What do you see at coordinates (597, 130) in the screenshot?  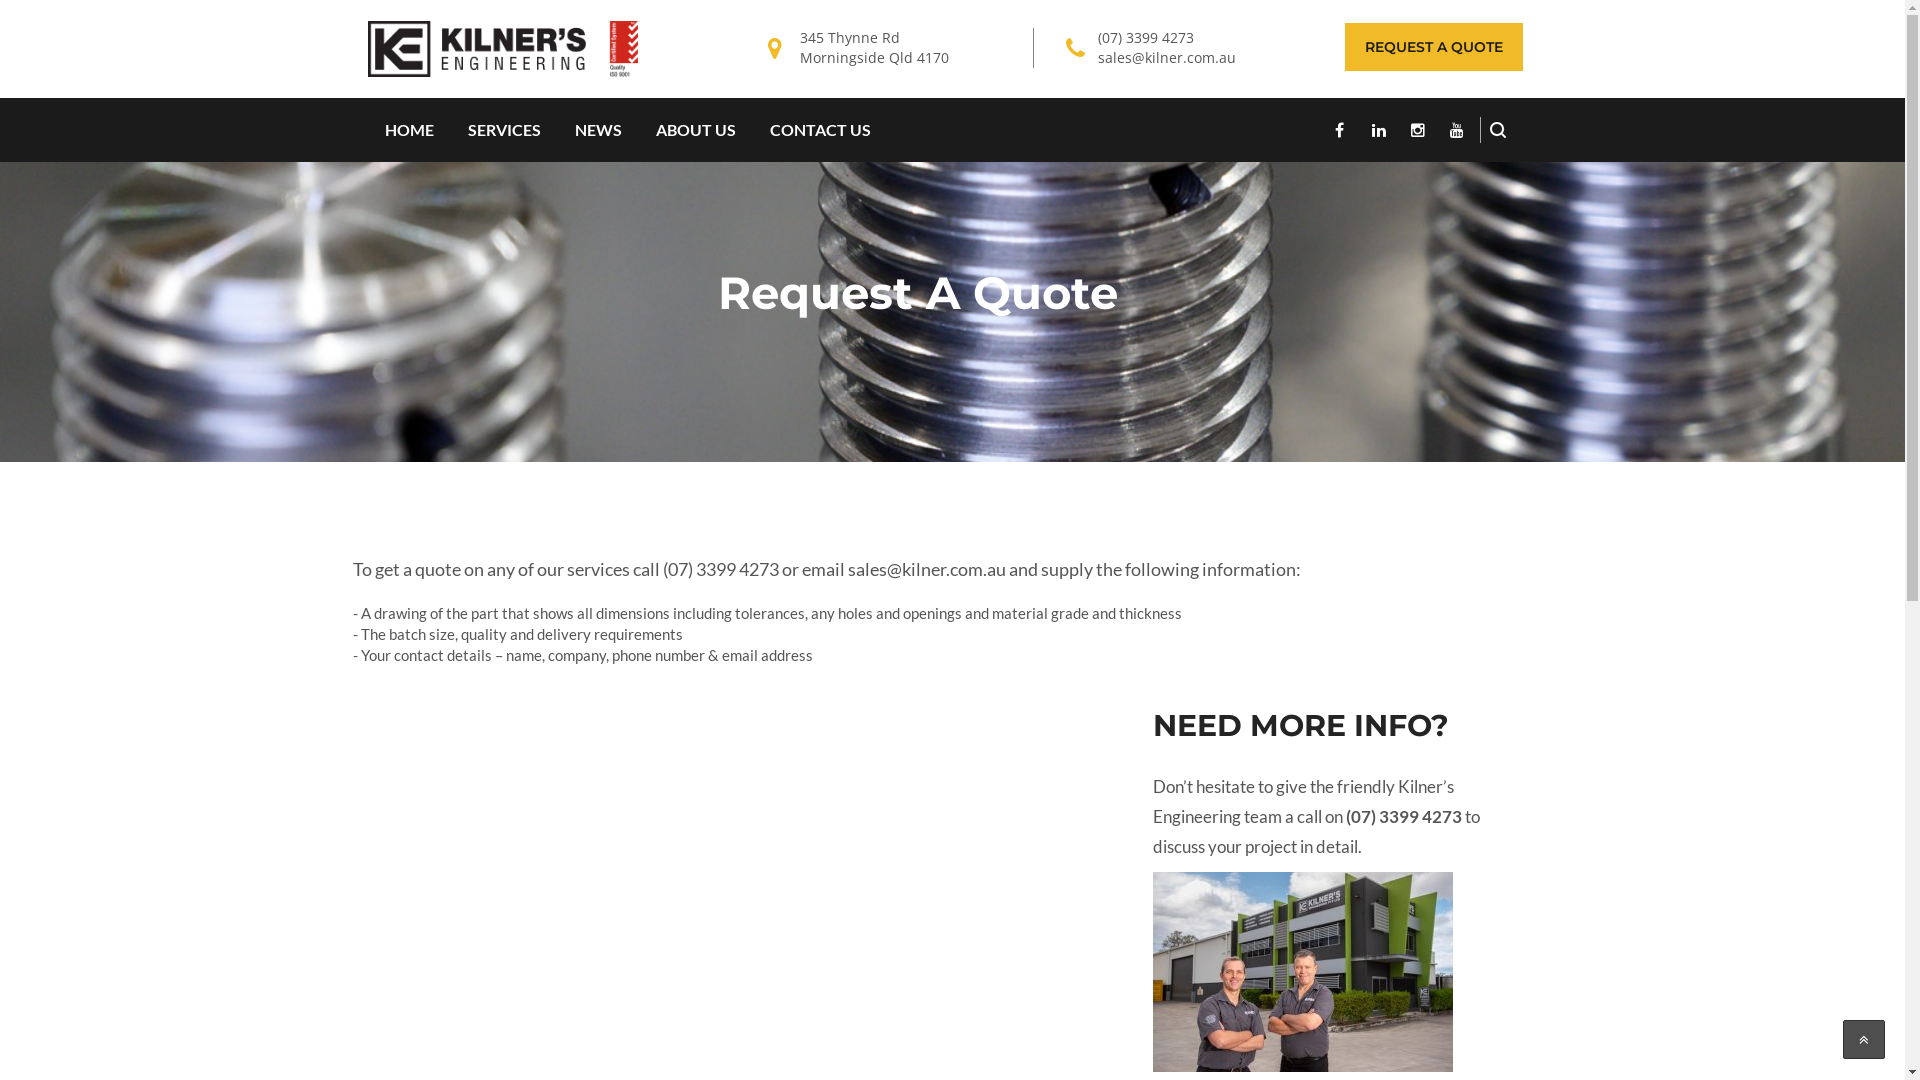 I see `'NEWS'` at bounding box center [597, 130].